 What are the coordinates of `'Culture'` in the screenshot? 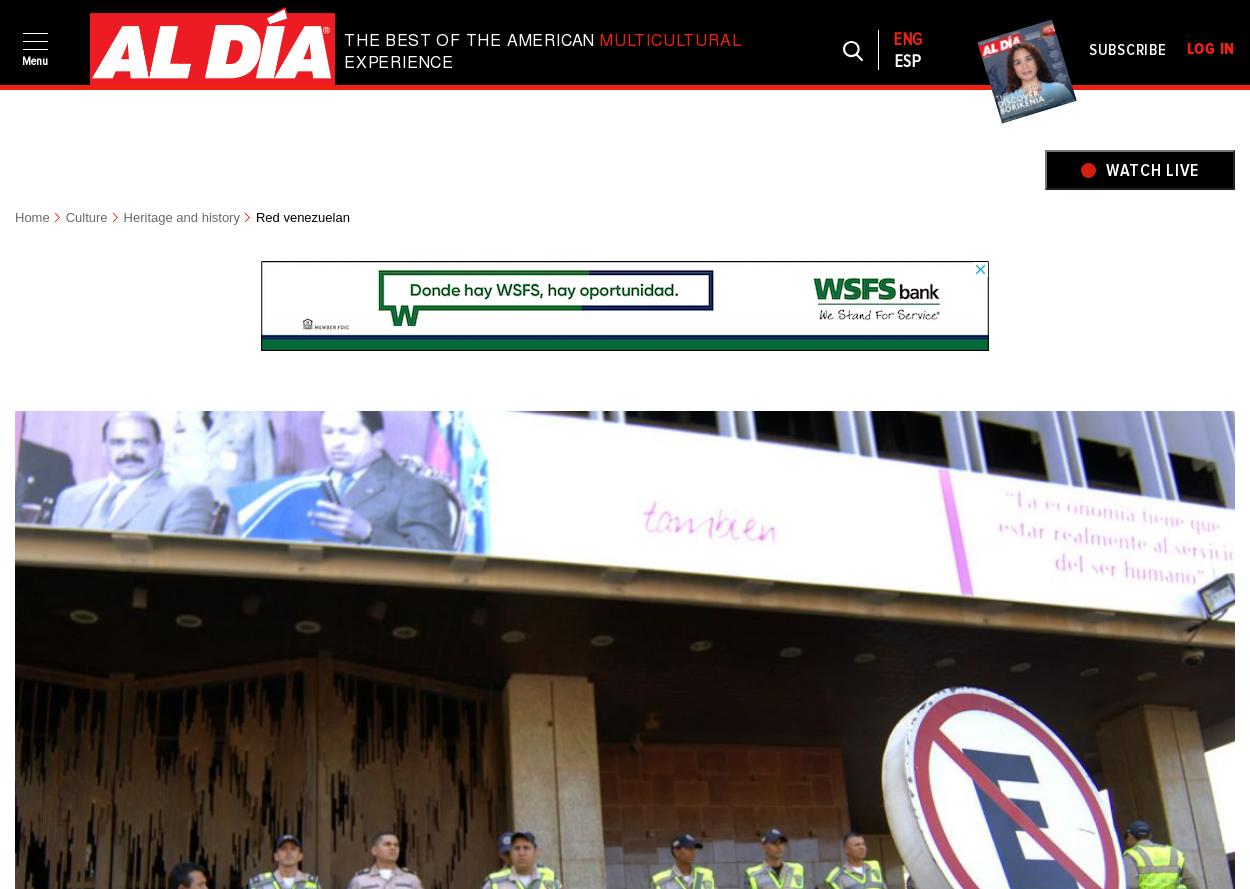 It's located at (85, 216).